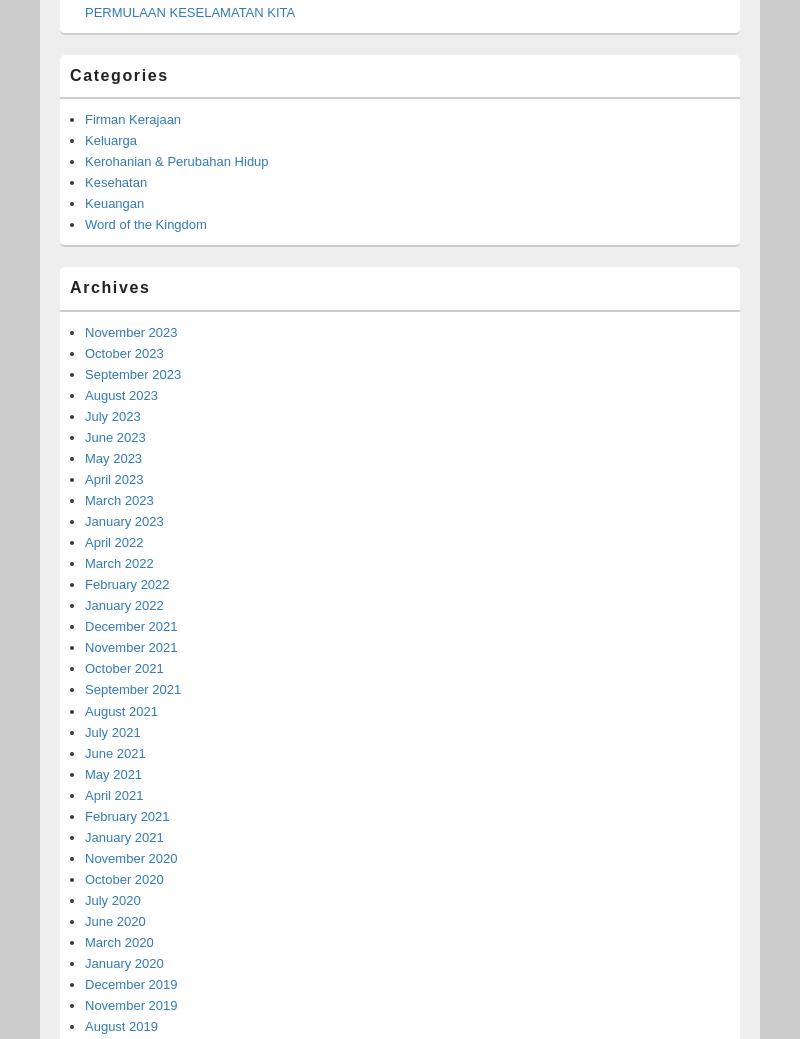 The height and width of the screenshot is (1039, 800). What do you see at coordinates (112, 793) in the screenshot?
I see `'April 2021'` at bounding box center [112, 793].